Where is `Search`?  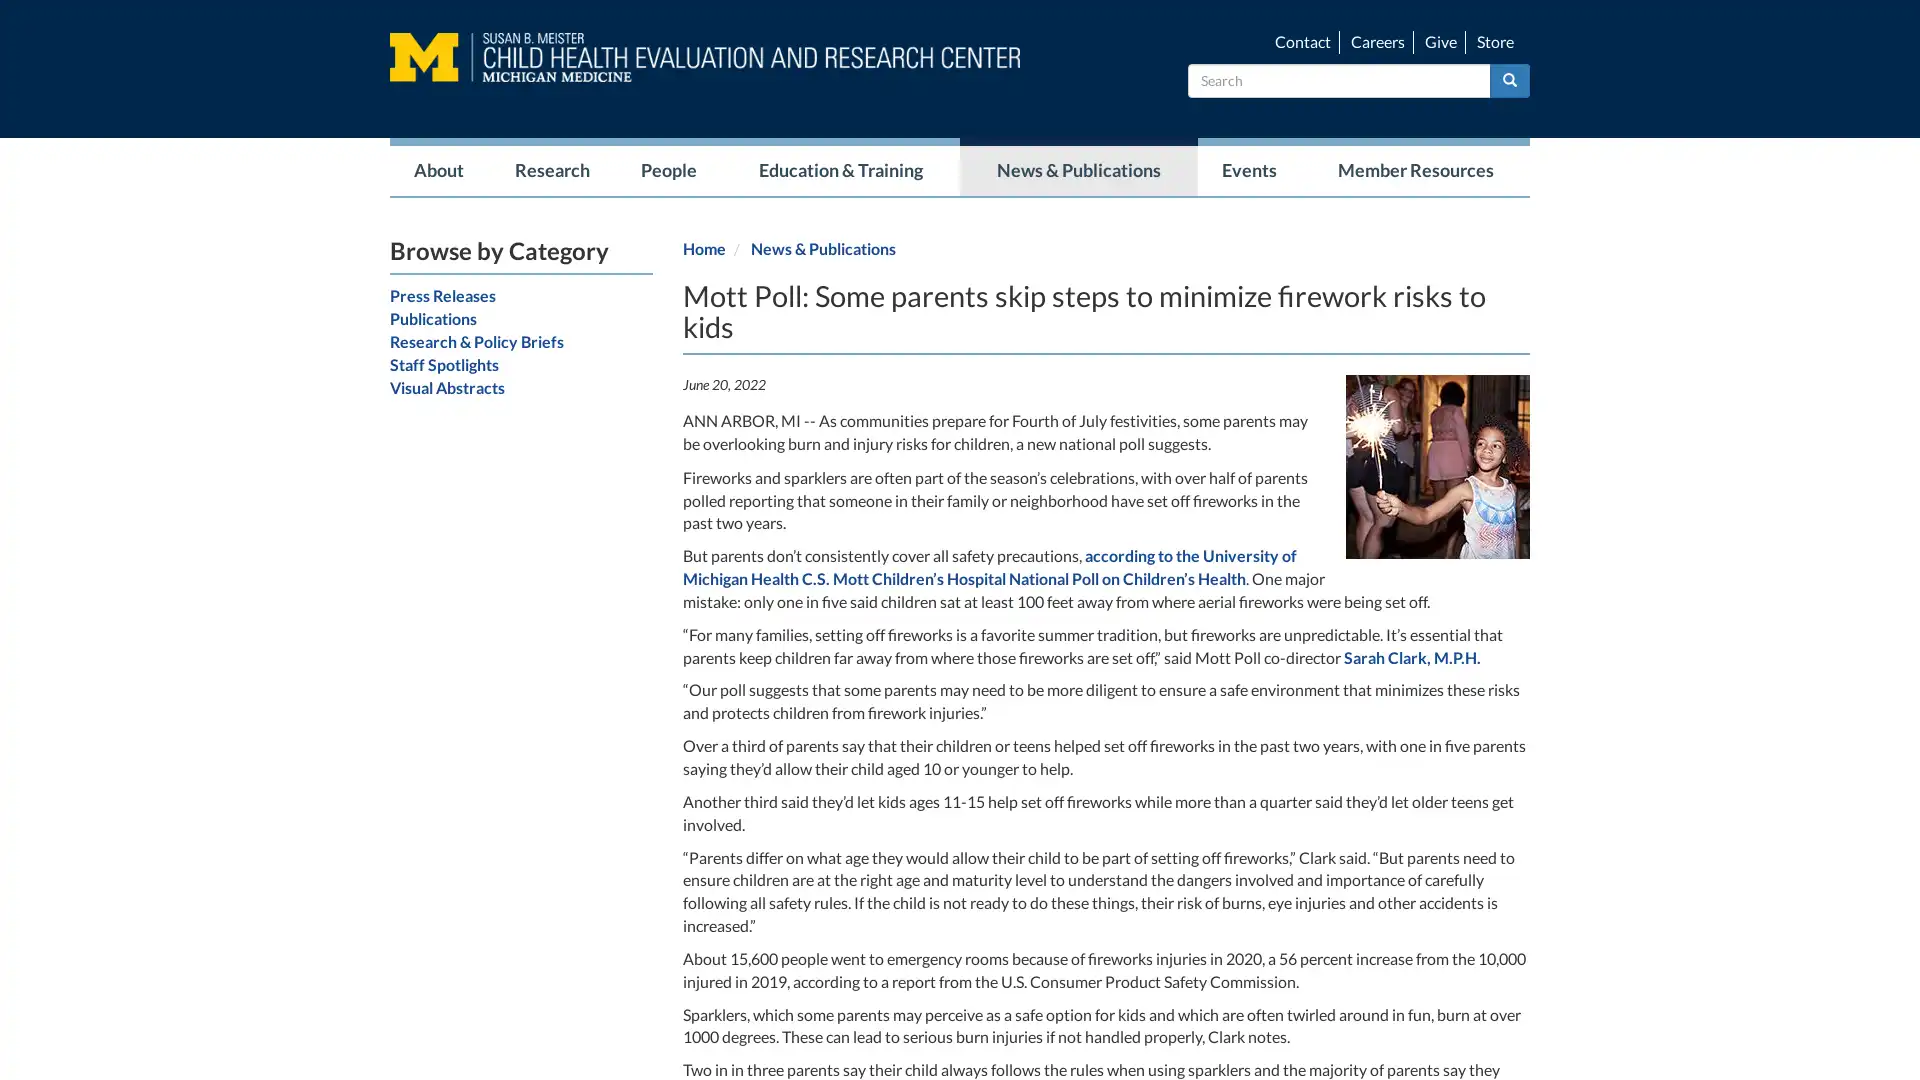 Search is located at coordinates (1510, 79).